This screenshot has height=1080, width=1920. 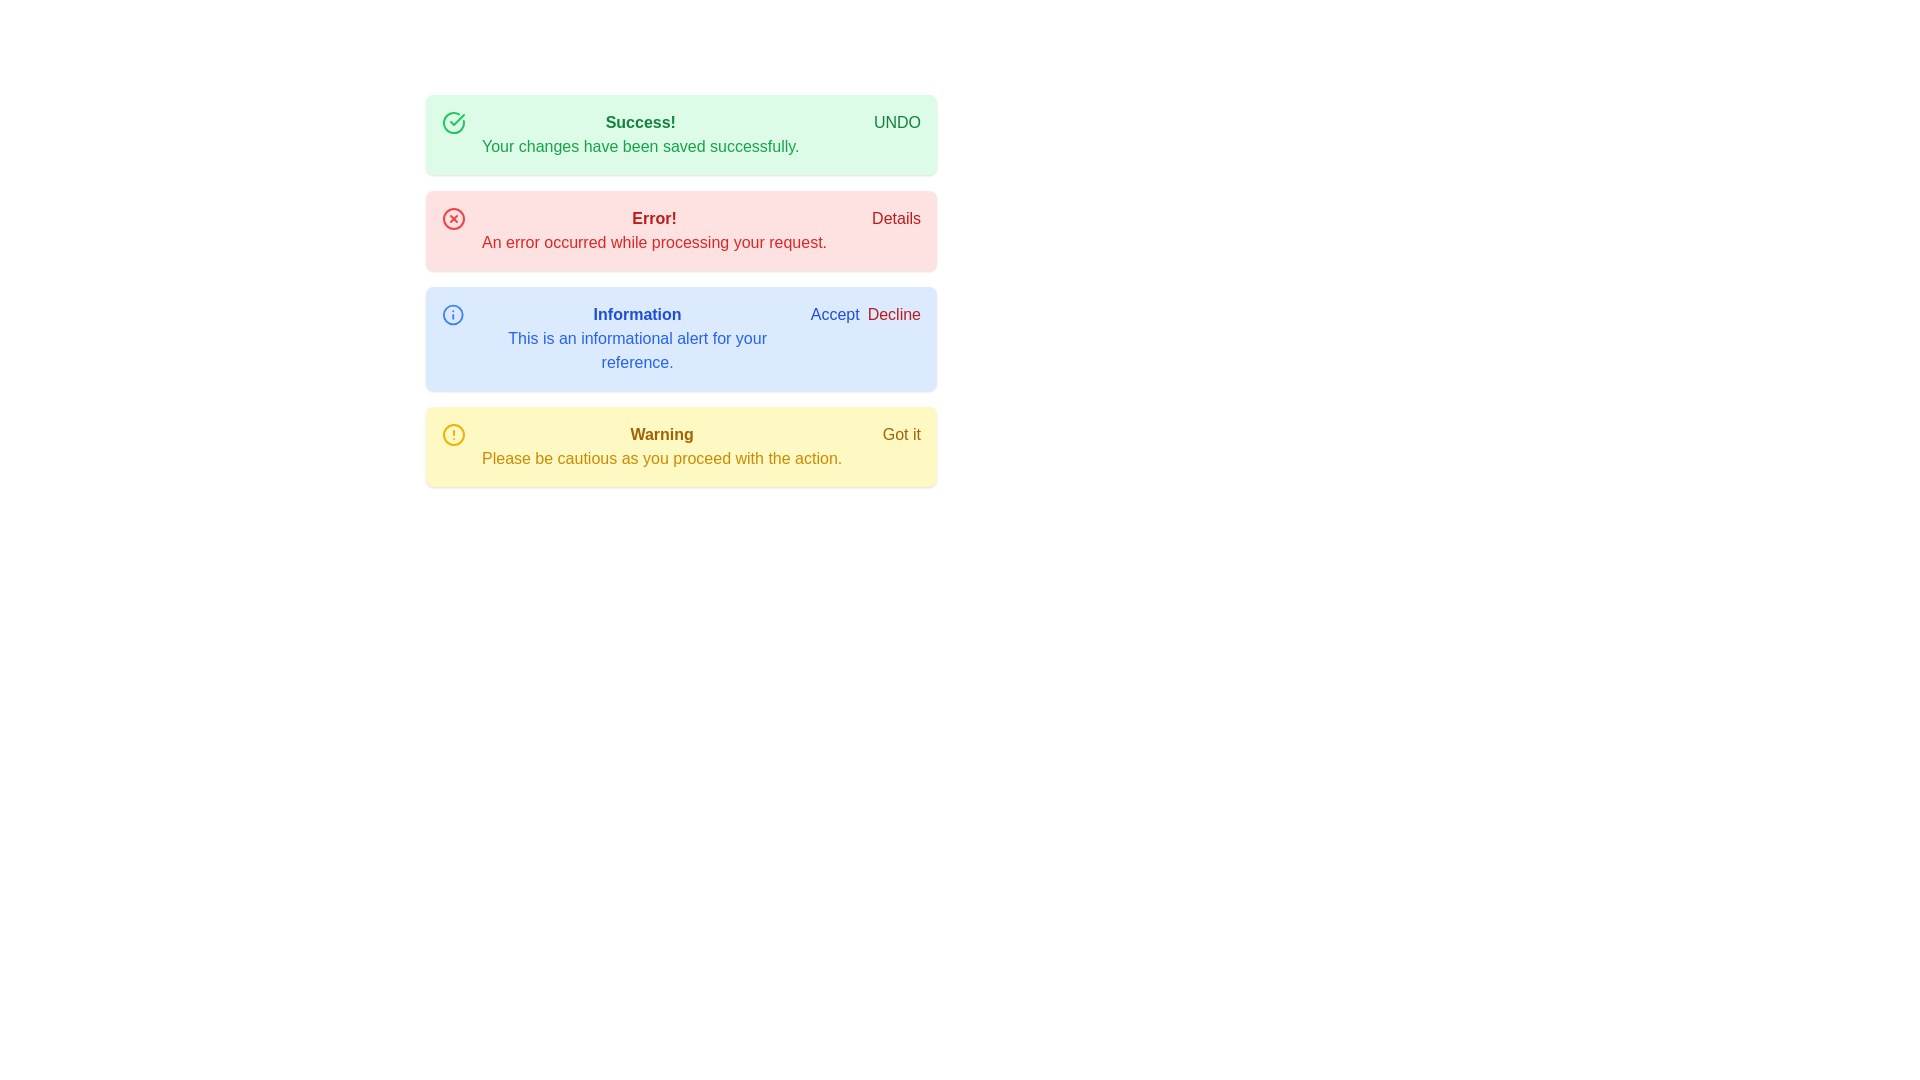 I want to click on the error icon located in the upper-left corner of the error notification component, adjacent to the main text 'Error!' in the second alert box from the top, so click(x=453, y=219).